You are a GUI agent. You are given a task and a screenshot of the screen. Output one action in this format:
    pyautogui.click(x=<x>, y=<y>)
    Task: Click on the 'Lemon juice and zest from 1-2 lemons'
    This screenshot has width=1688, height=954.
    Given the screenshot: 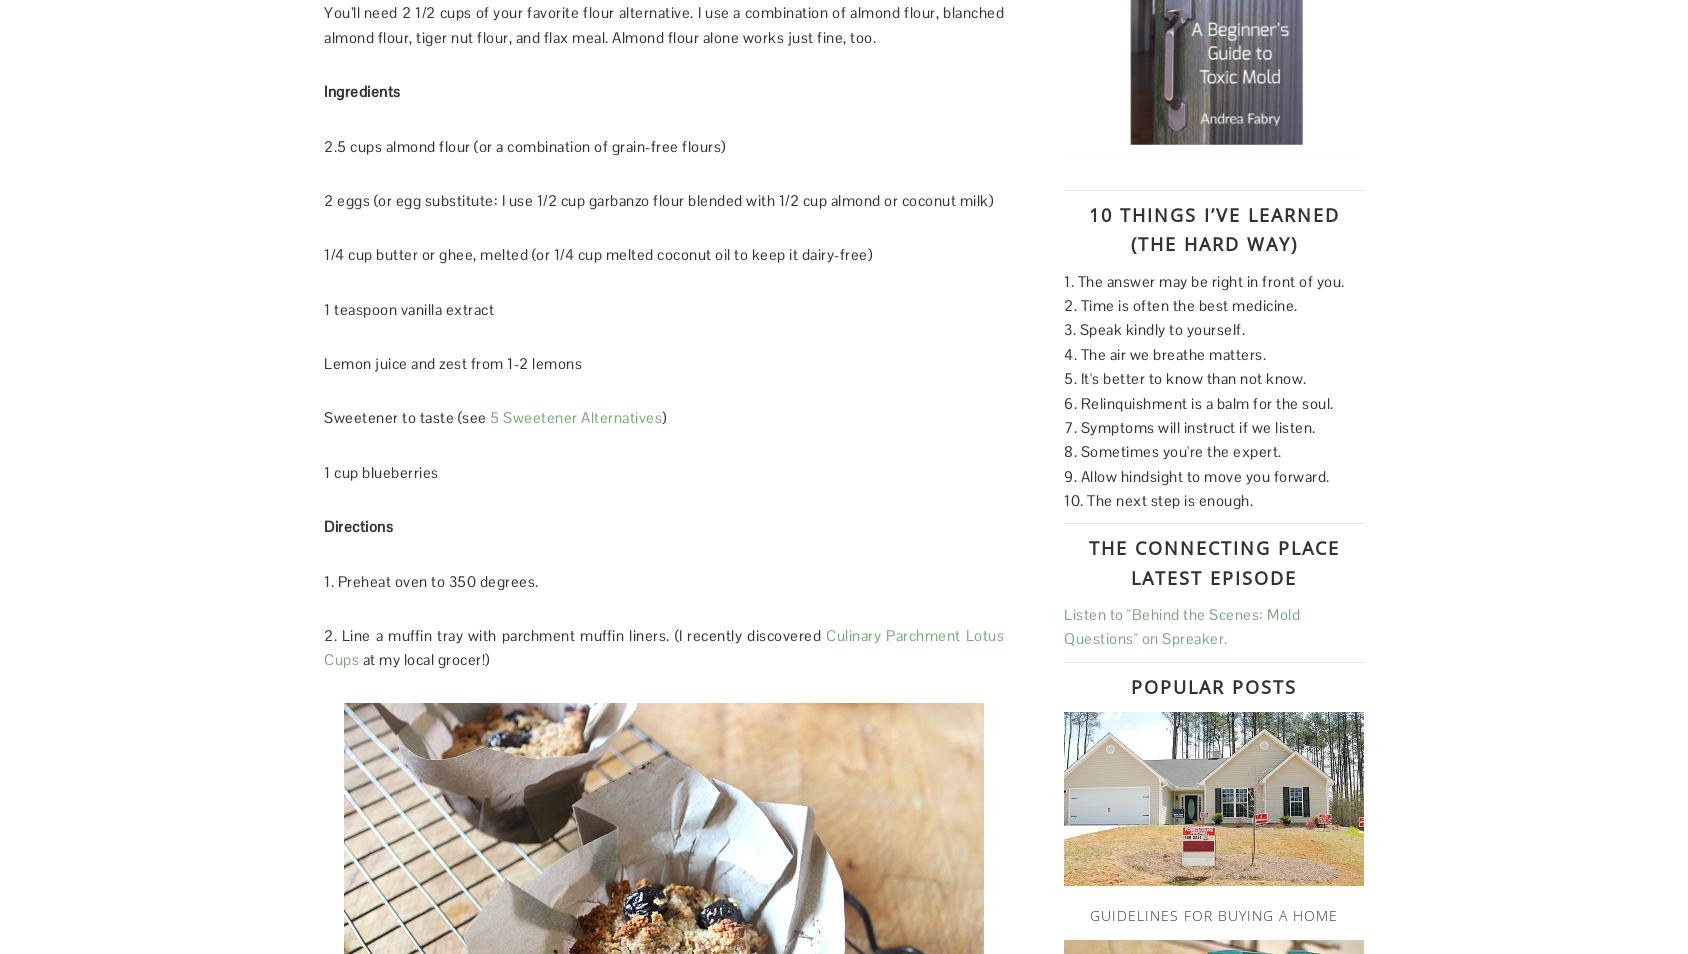 What is the action you would take?
    pyautogui.click(x=323, y=363)
    